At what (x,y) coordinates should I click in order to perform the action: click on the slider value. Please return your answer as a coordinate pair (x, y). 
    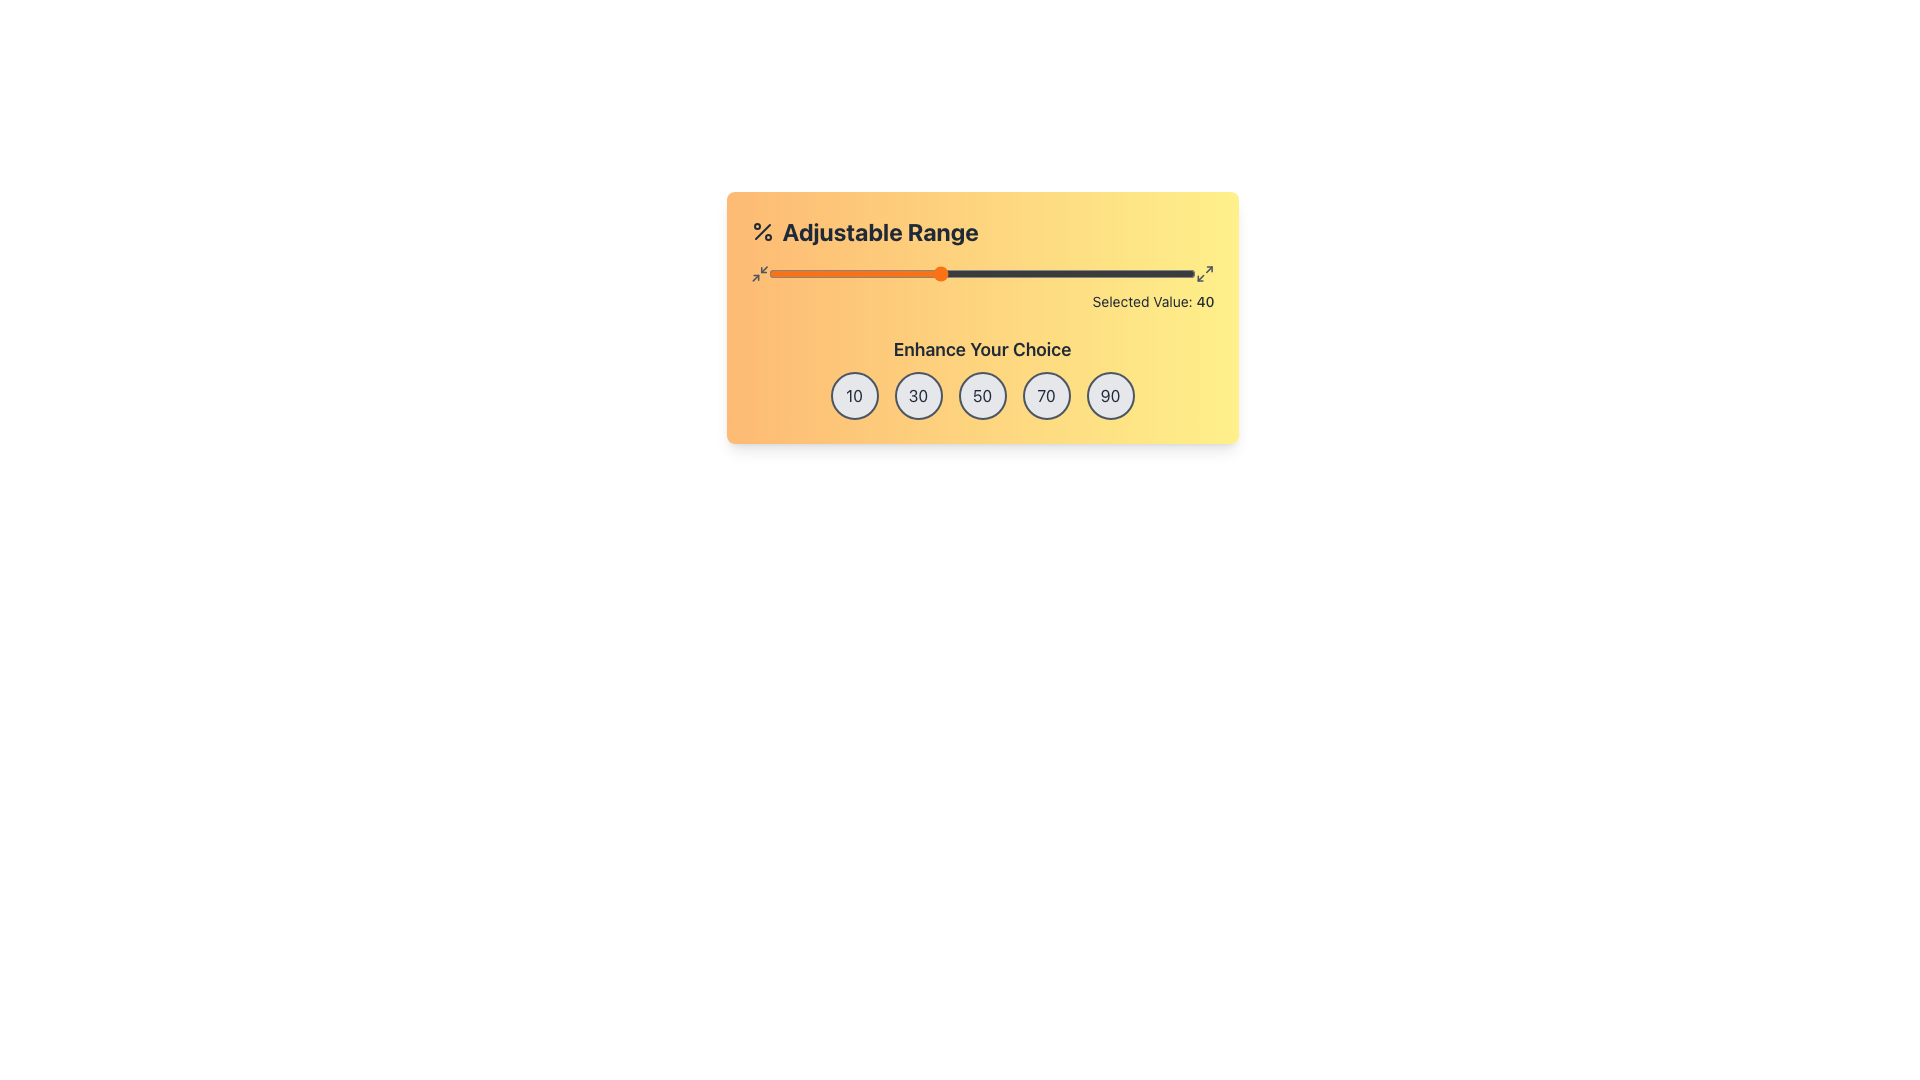
    Looking at the image, I should click on (974, 273).